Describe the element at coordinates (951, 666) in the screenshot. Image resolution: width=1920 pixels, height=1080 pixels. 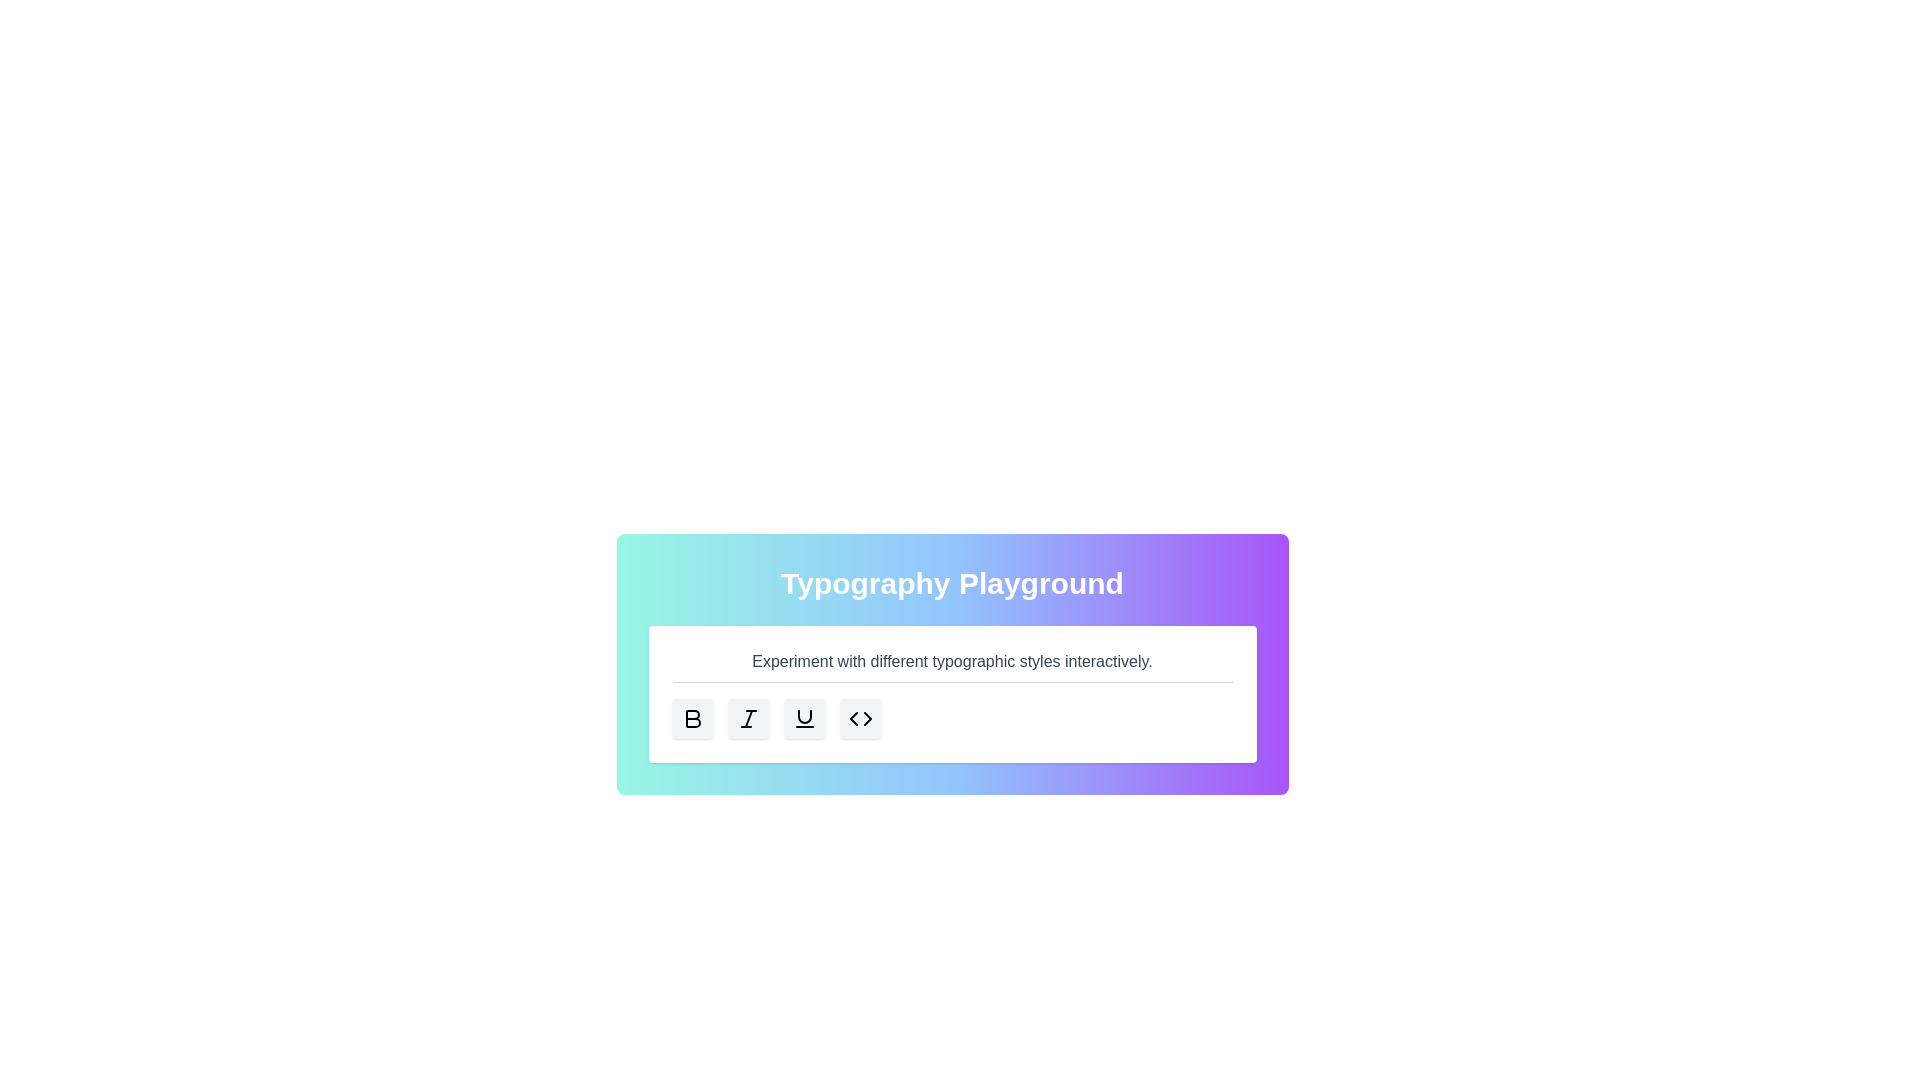
I see `the Descriptive text element that contains the text 'Experiment with different typographic styles interactively.'` at that location.